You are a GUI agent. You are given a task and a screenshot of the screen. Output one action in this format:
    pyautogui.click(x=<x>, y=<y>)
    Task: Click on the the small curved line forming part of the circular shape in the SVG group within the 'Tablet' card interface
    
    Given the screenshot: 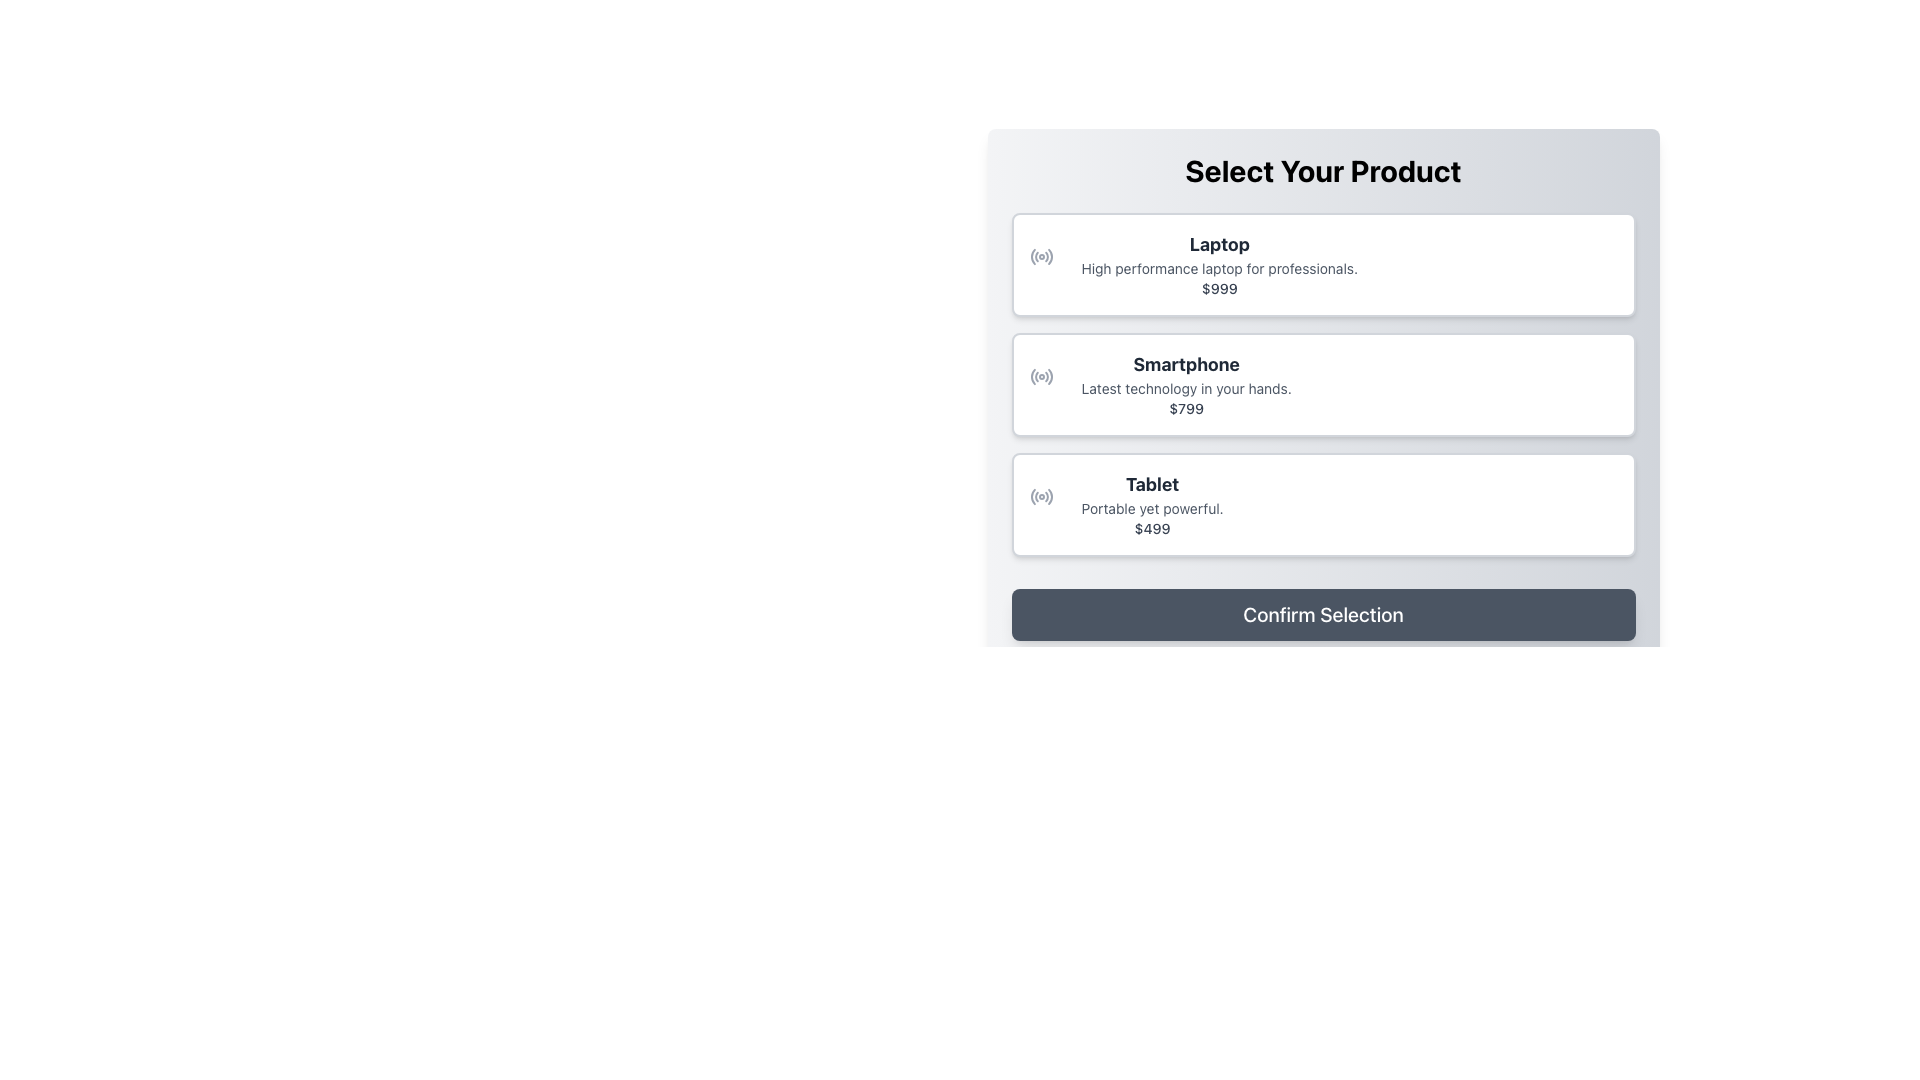 What is the action you would take?
    pyautogui.click(x=1032, y=496)
    